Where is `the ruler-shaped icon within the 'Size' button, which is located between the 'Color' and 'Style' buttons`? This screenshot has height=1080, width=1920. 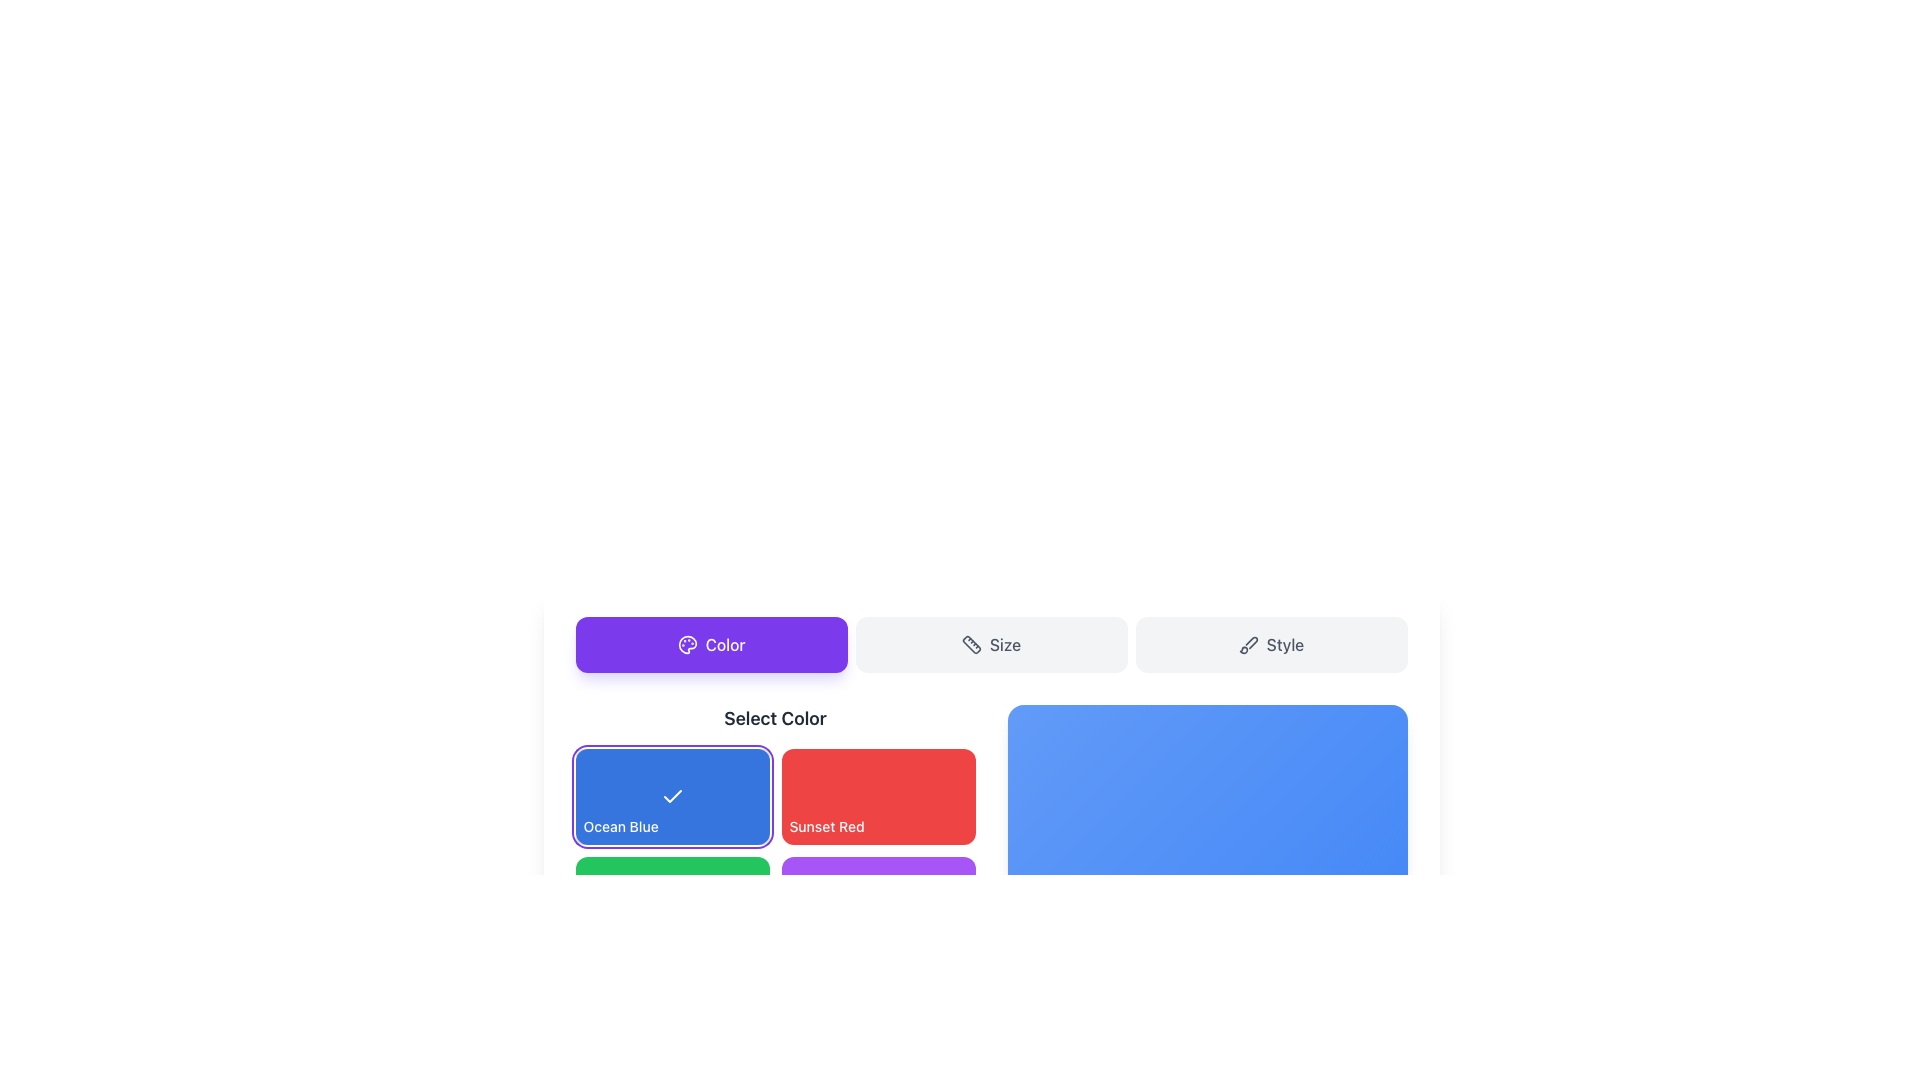 the ruler-shaped icon within the 'Size' button, which is located between the 'Color' and 'Style' buttons is located at coordinates (971, 644).